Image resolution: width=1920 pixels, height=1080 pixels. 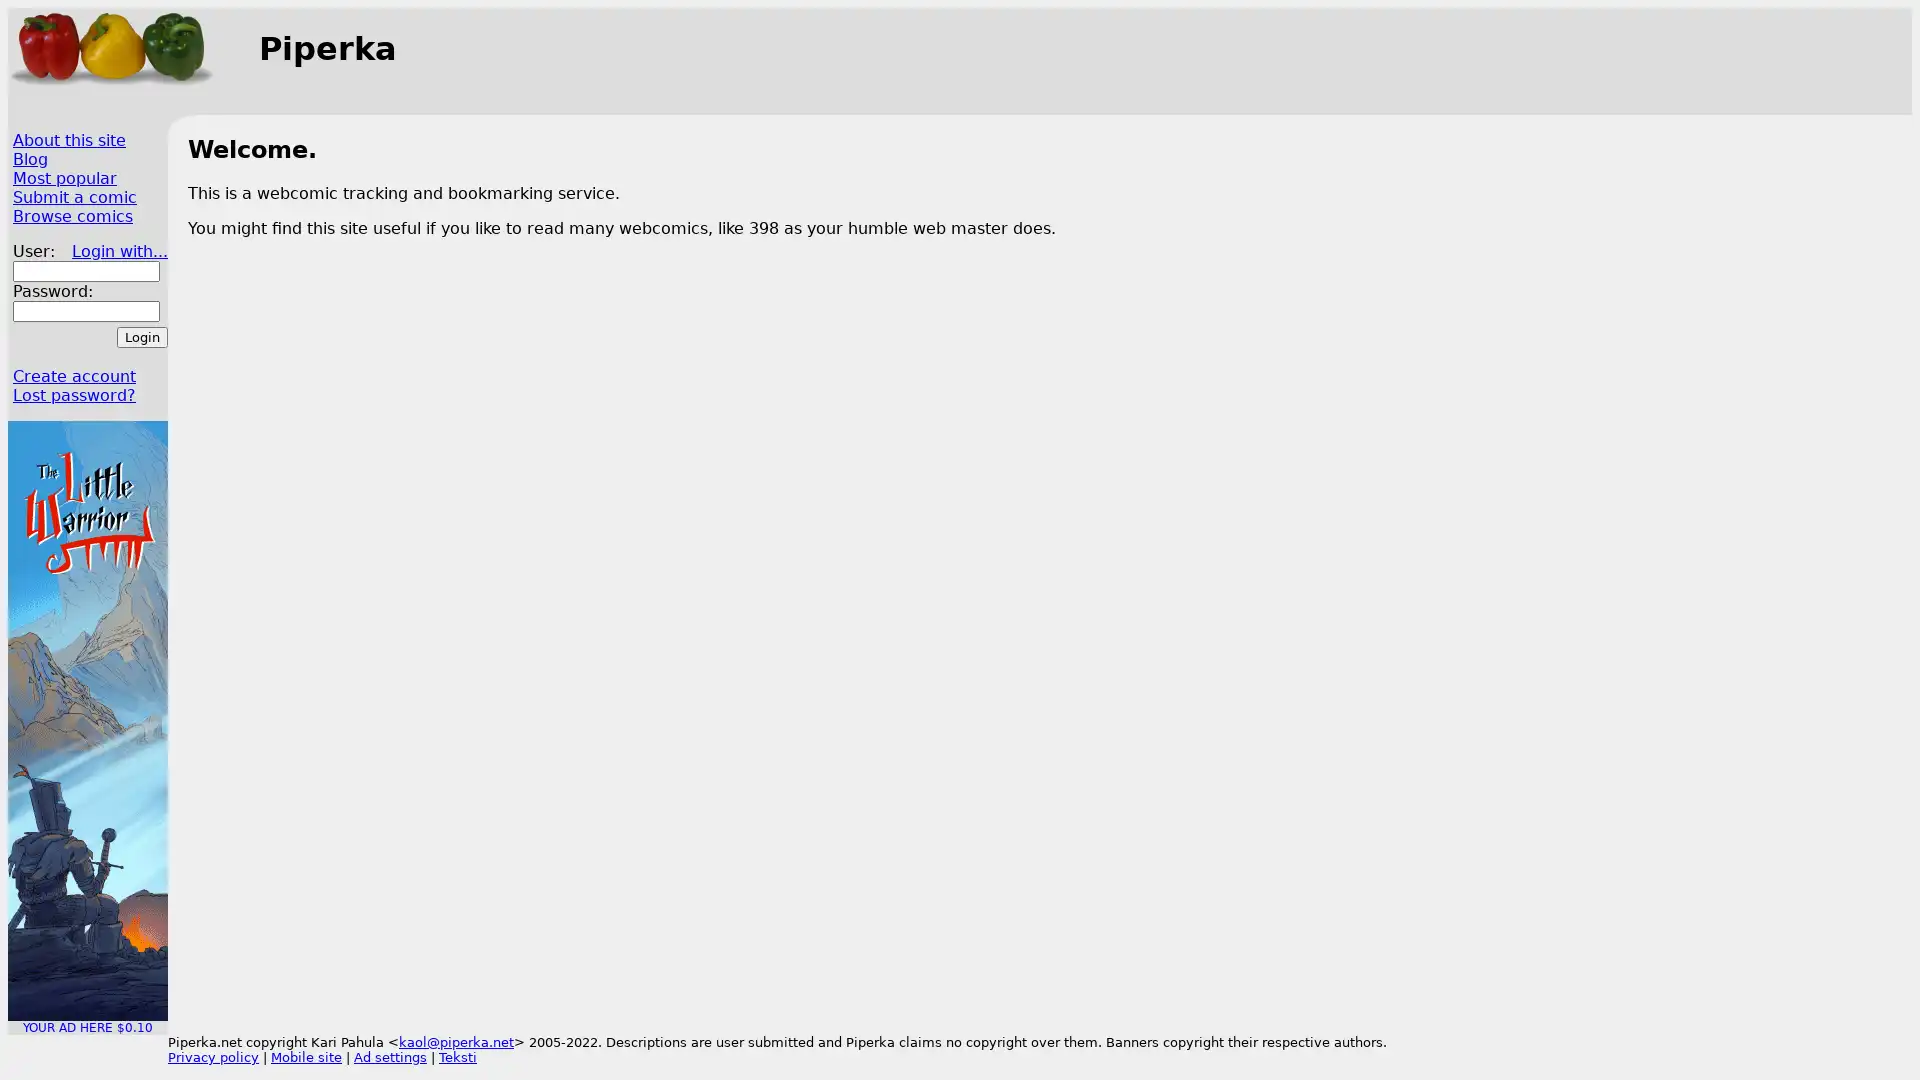 What do you see at coordinates (141, 336) in the screenshot?
I see `Login` at bounding box center [141, 336].